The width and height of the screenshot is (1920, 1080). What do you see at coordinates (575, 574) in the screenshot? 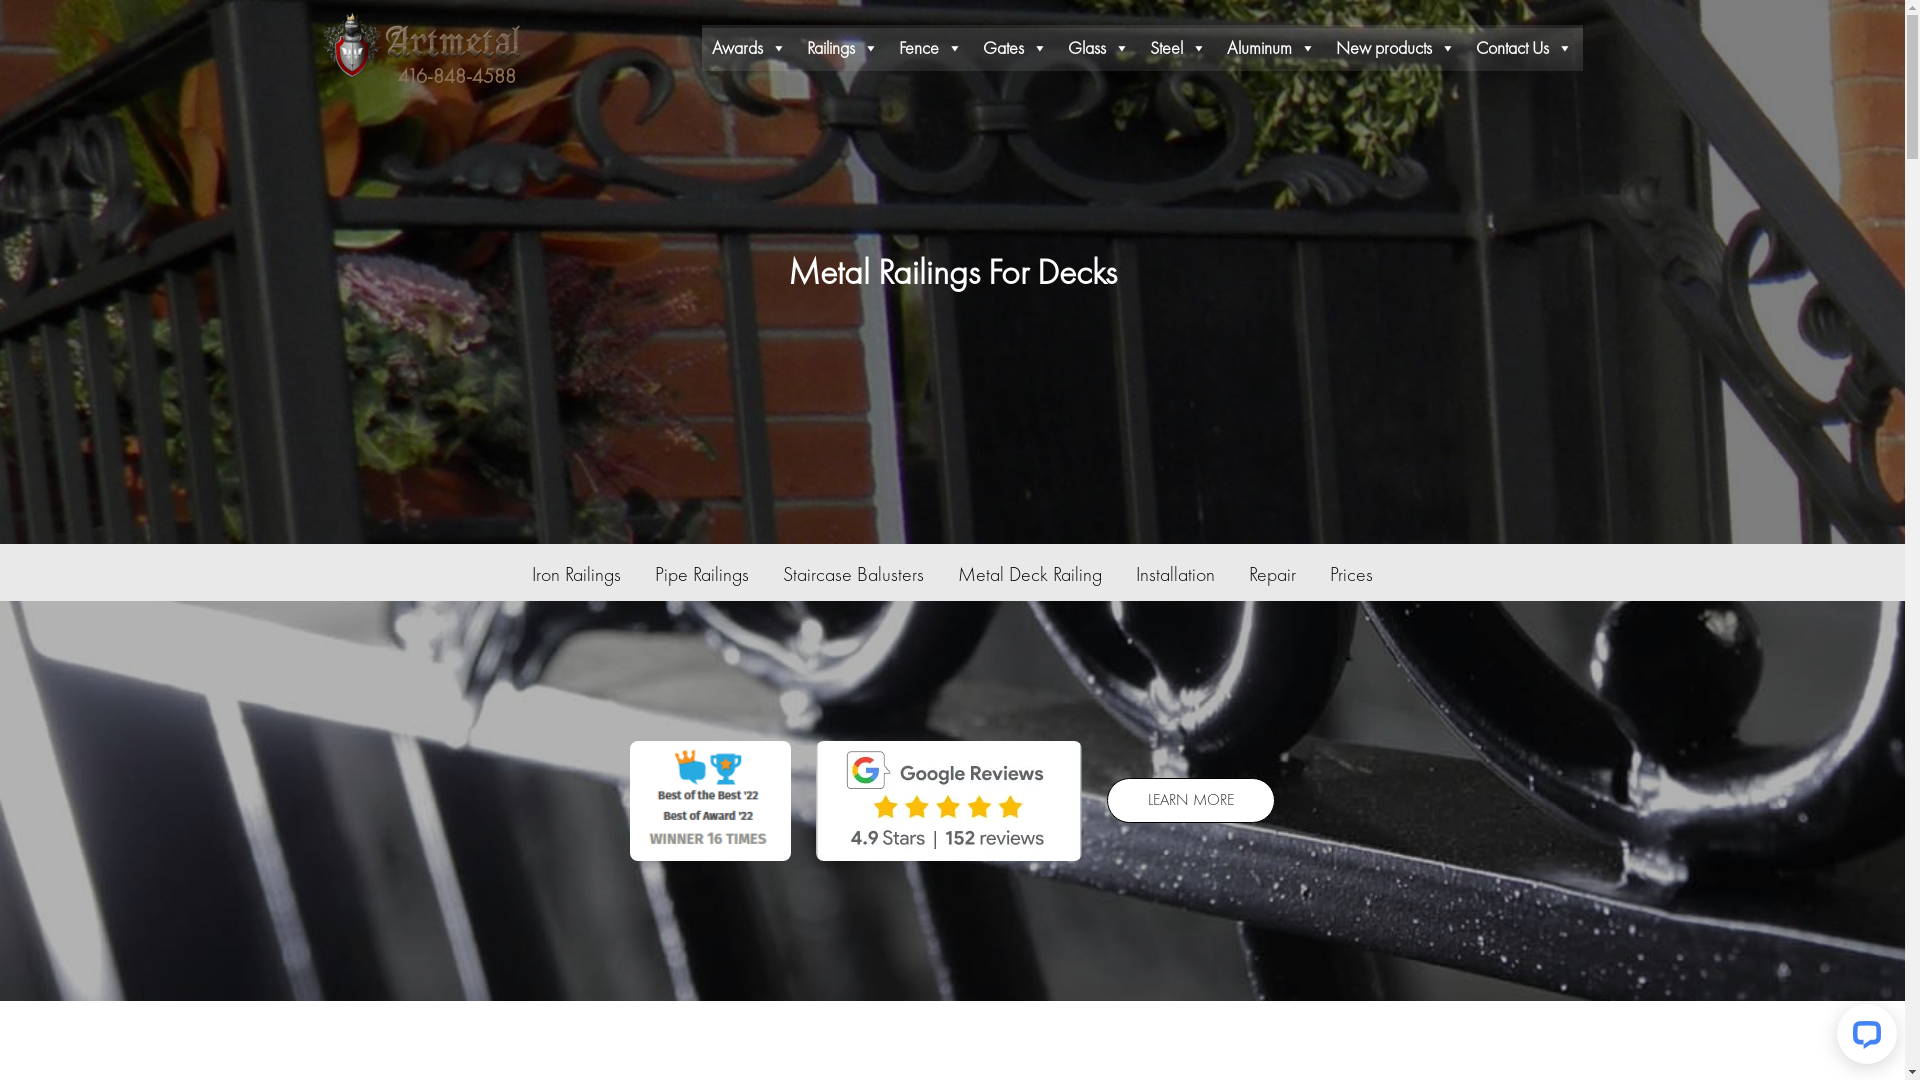
I see `'Iron Railings'` at bounding box center [575, 574].